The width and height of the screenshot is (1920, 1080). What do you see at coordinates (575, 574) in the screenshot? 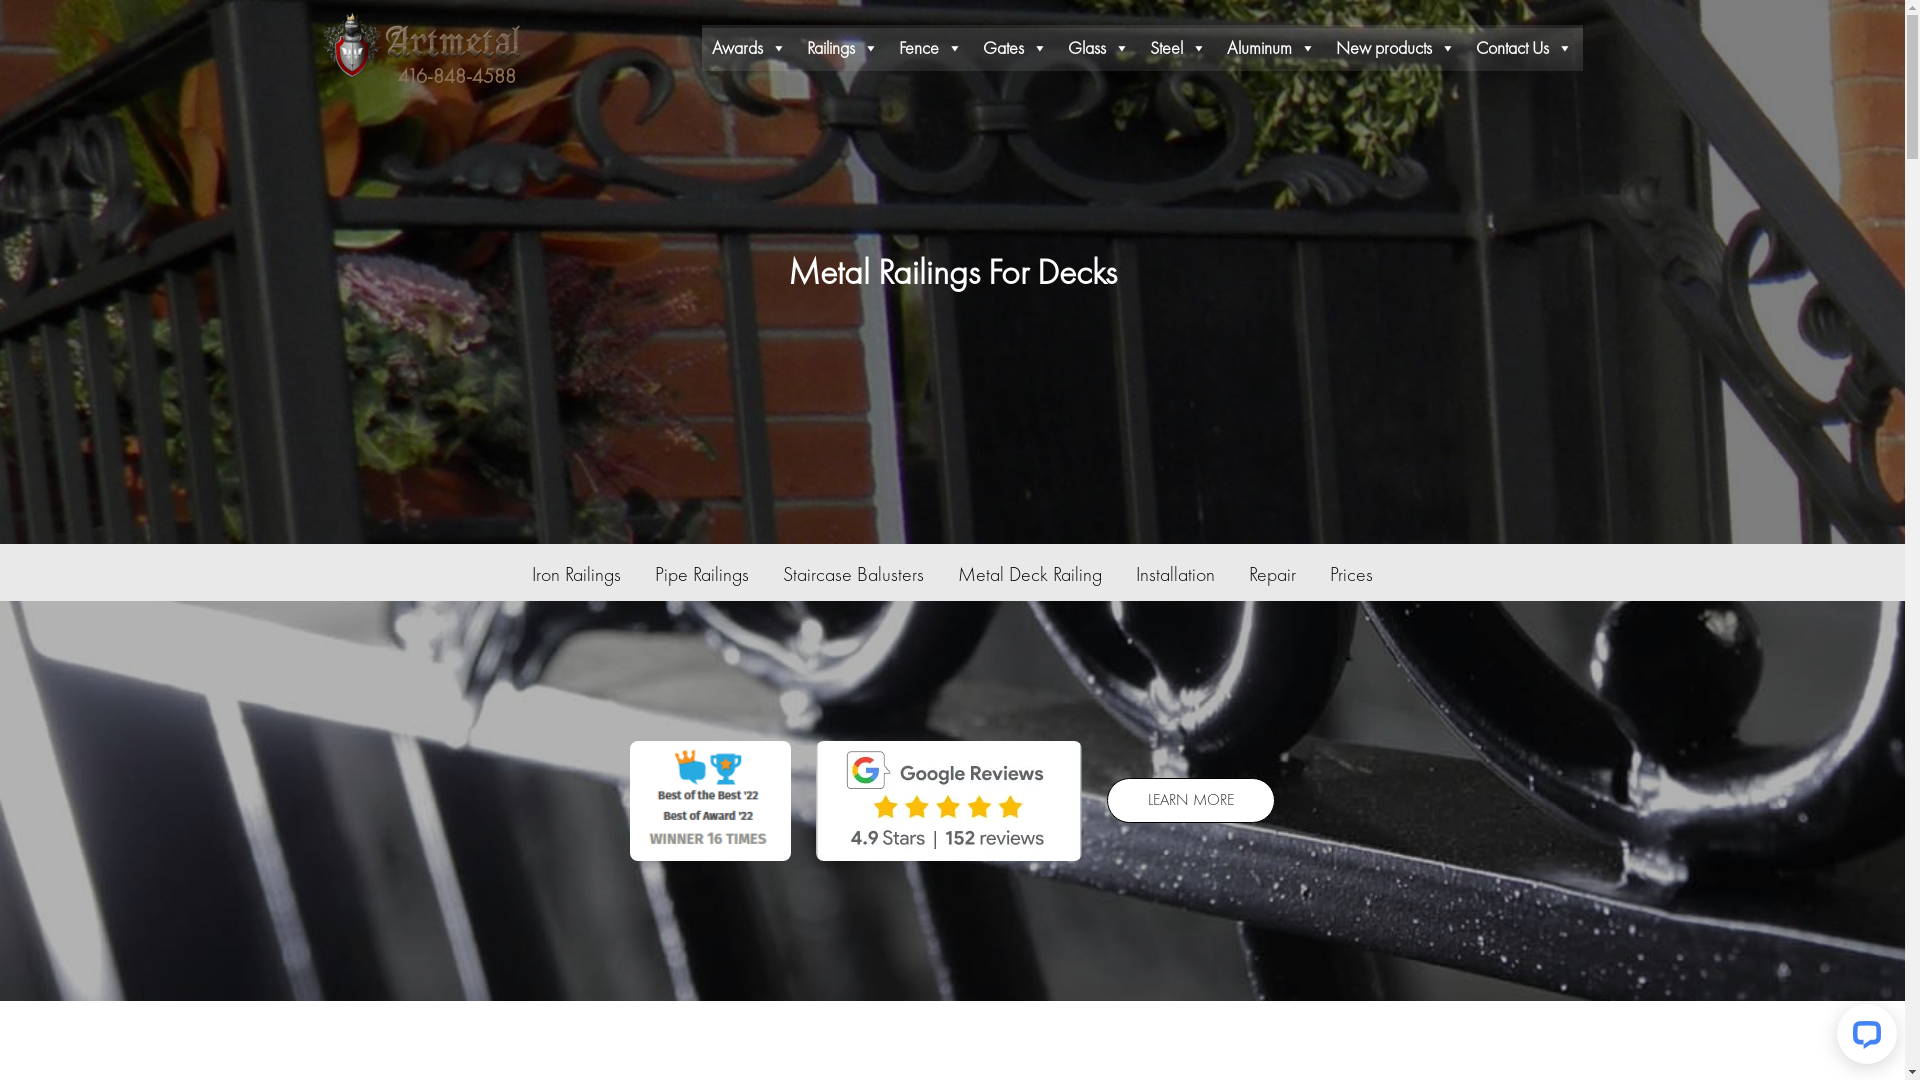
I see `'Iron Railings'` at bounding box center [575, 574].